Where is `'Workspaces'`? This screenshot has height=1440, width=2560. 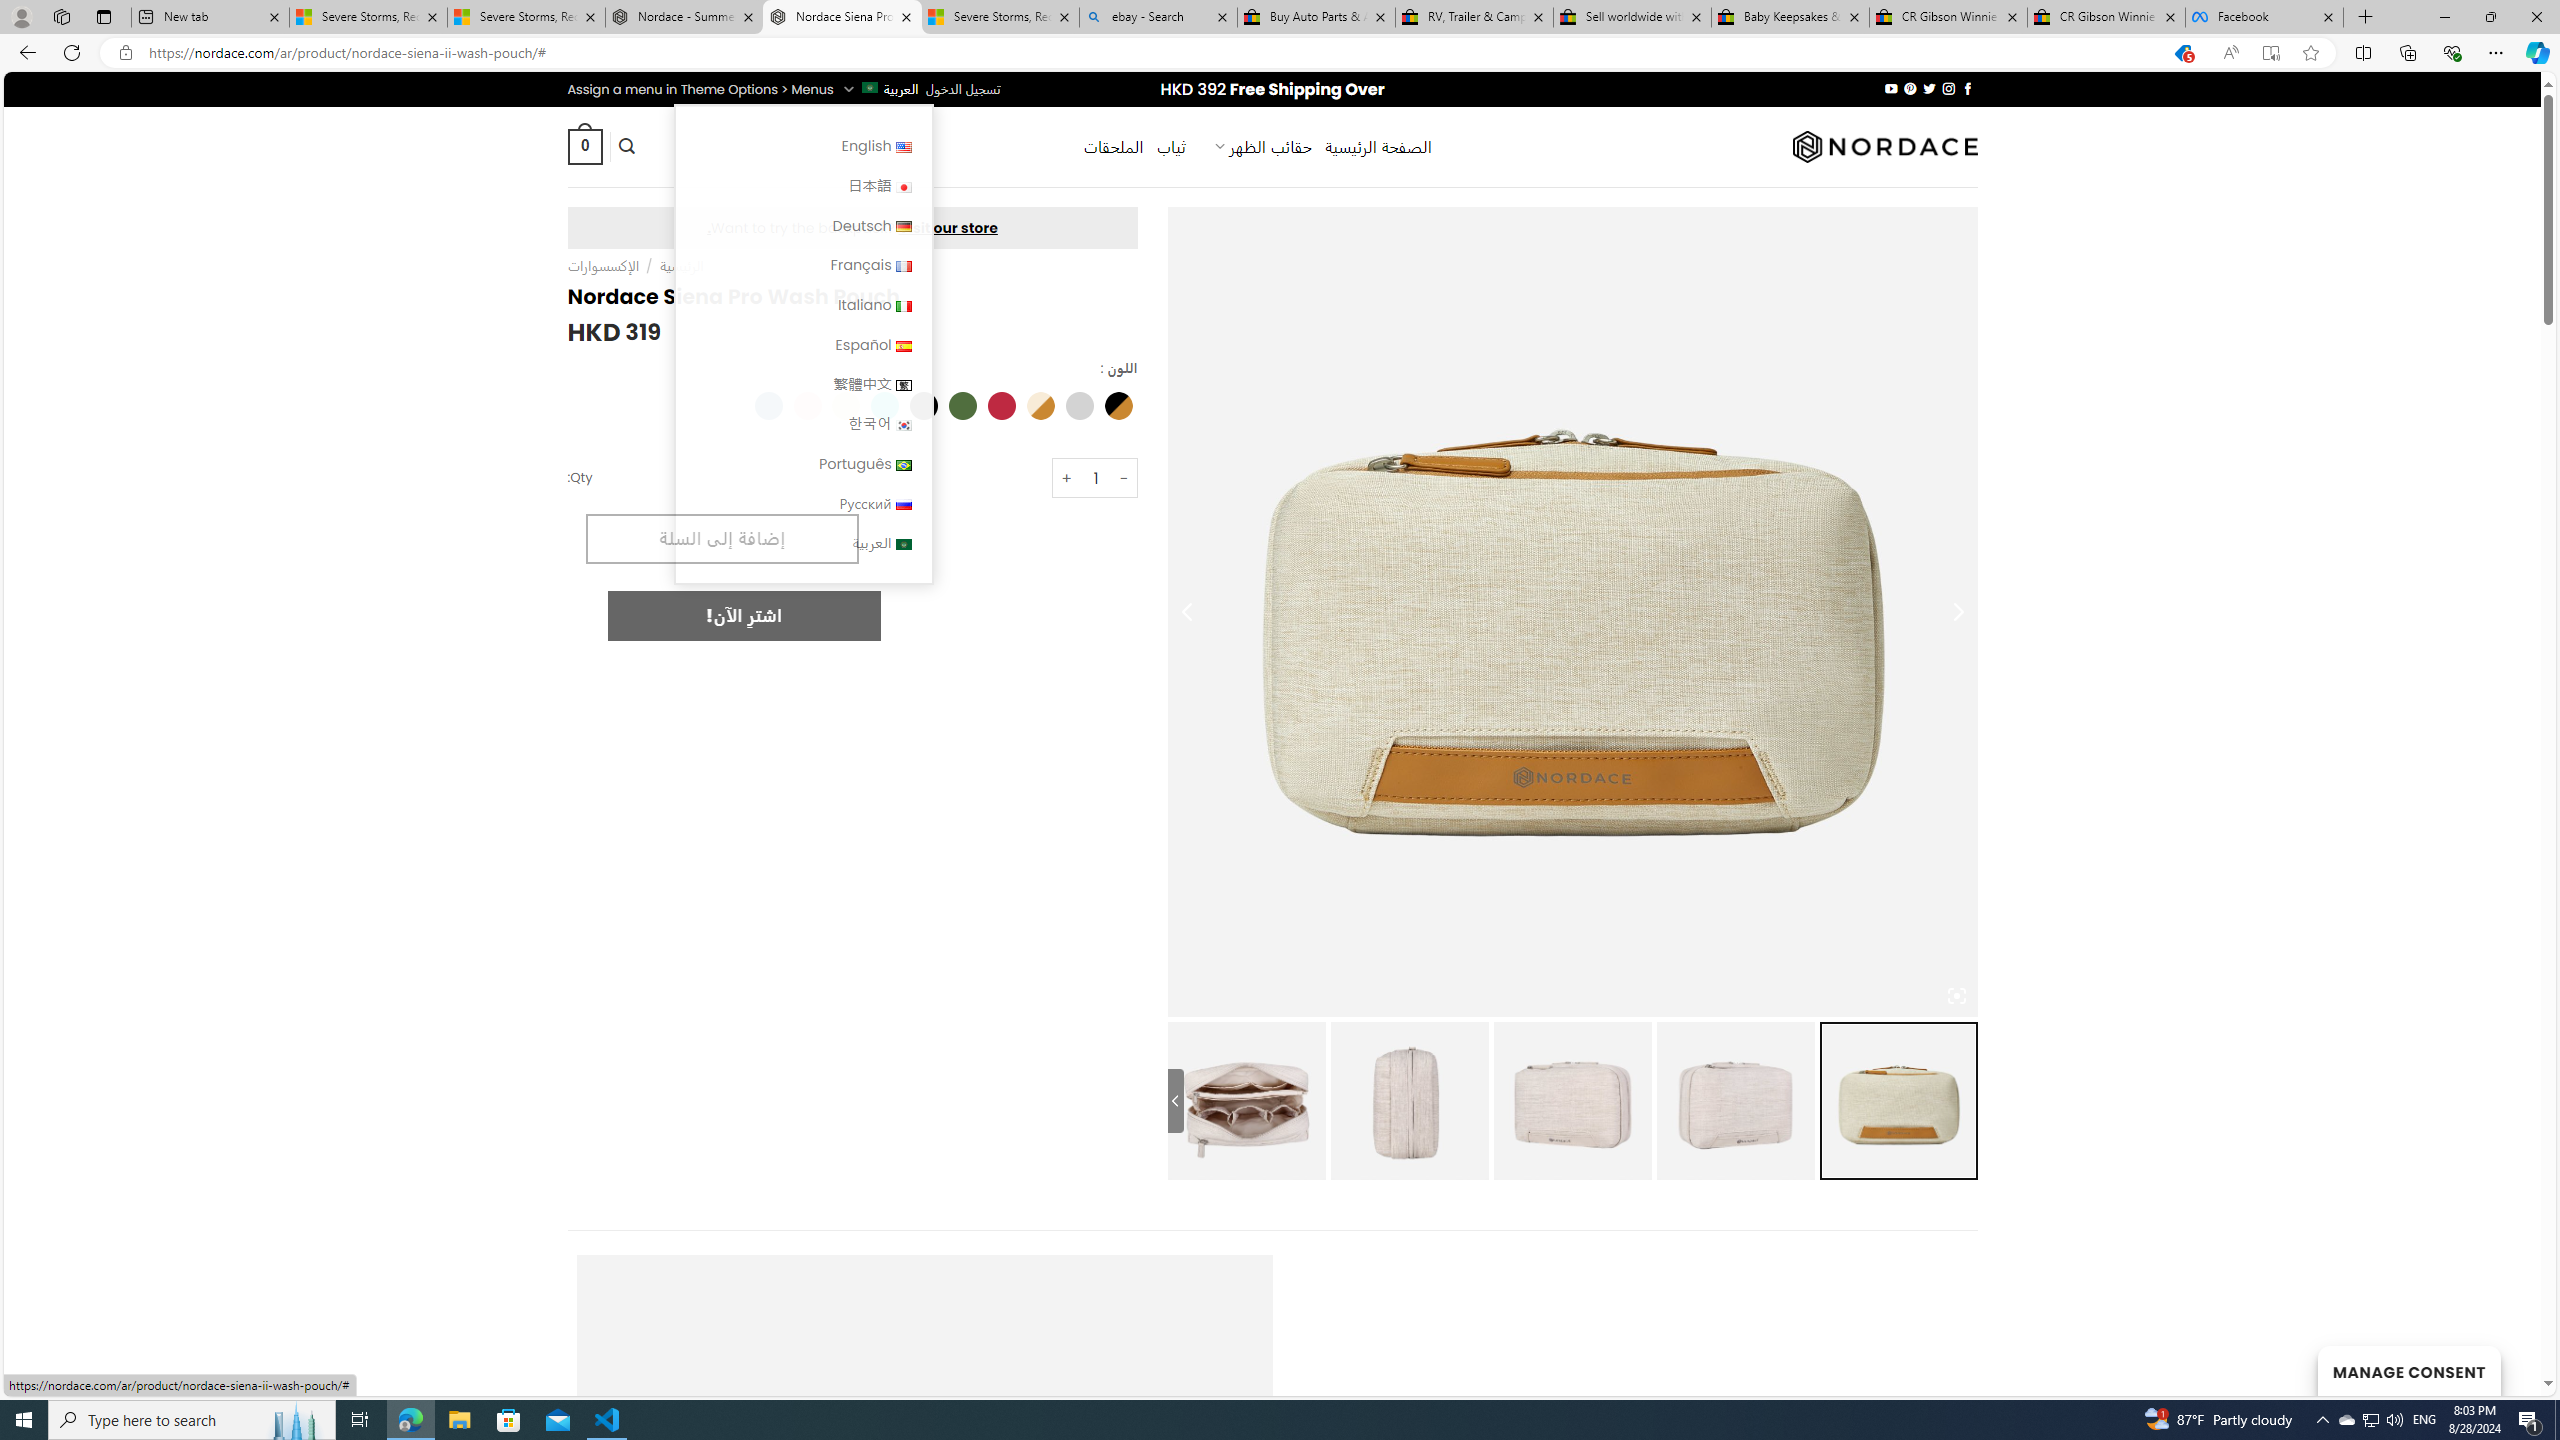 'Workspaces' is located at coordinates (61, 16).